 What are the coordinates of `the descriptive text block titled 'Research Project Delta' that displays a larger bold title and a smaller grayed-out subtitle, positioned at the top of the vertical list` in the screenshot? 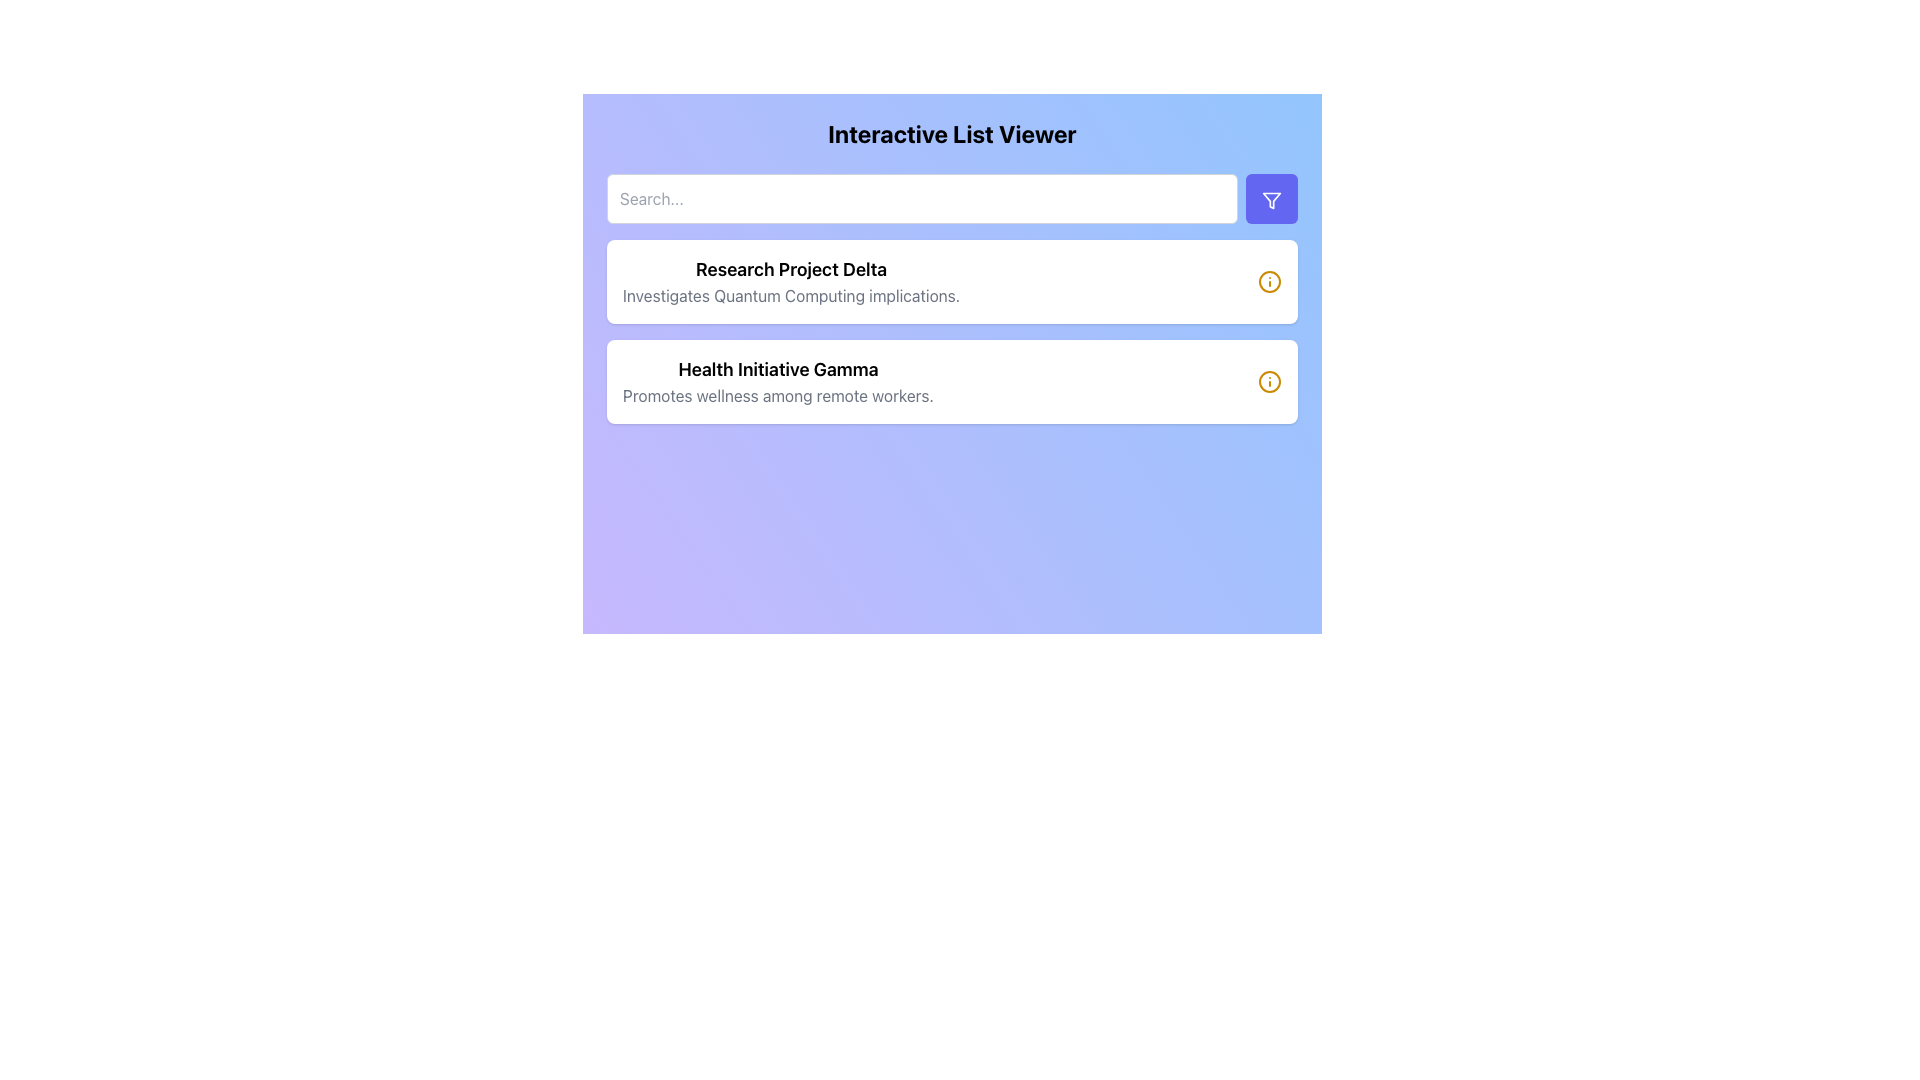 It's located at (790, 281).